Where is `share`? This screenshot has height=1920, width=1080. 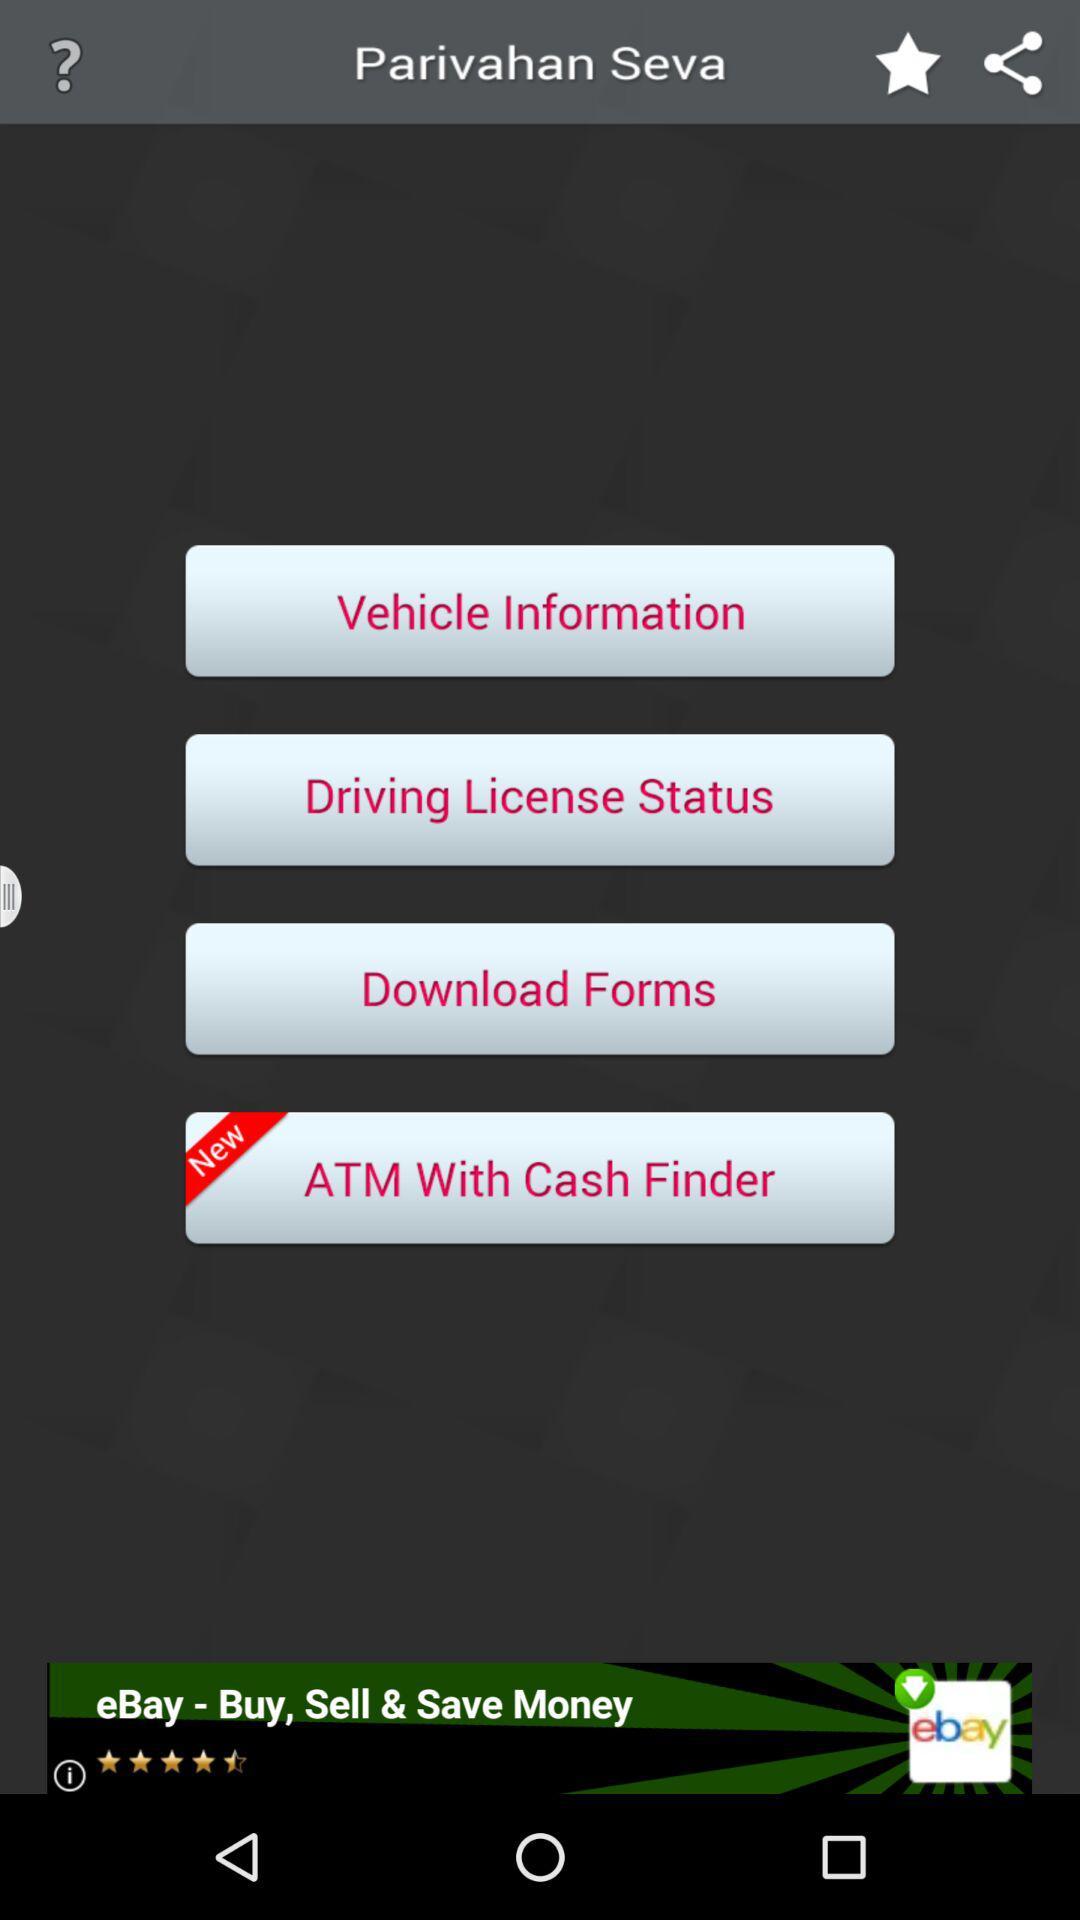
share is located at coordinates (1014, 65).